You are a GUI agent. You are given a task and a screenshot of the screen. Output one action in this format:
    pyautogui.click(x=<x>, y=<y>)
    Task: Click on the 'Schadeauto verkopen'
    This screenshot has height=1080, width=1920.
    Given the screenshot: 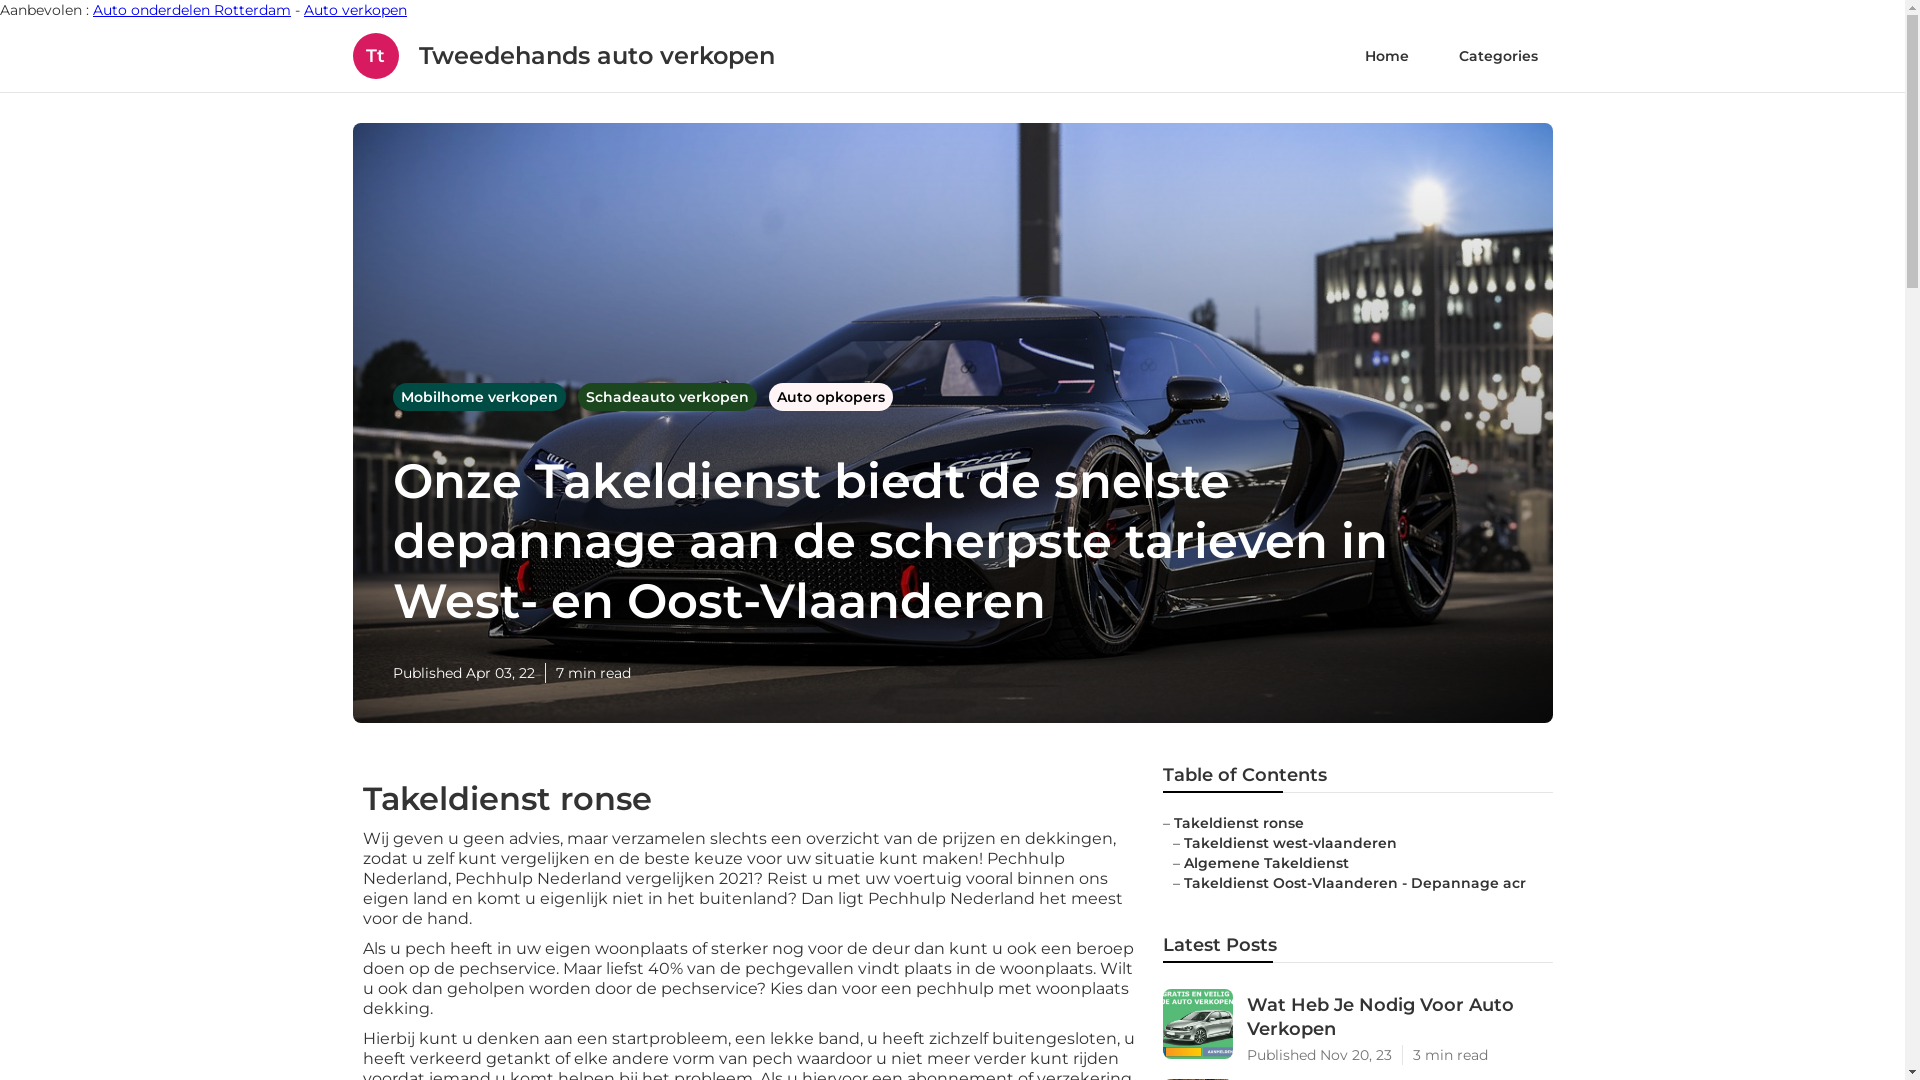 What is the action you would take?
    pyautogui.click(x=669, y=397)
    